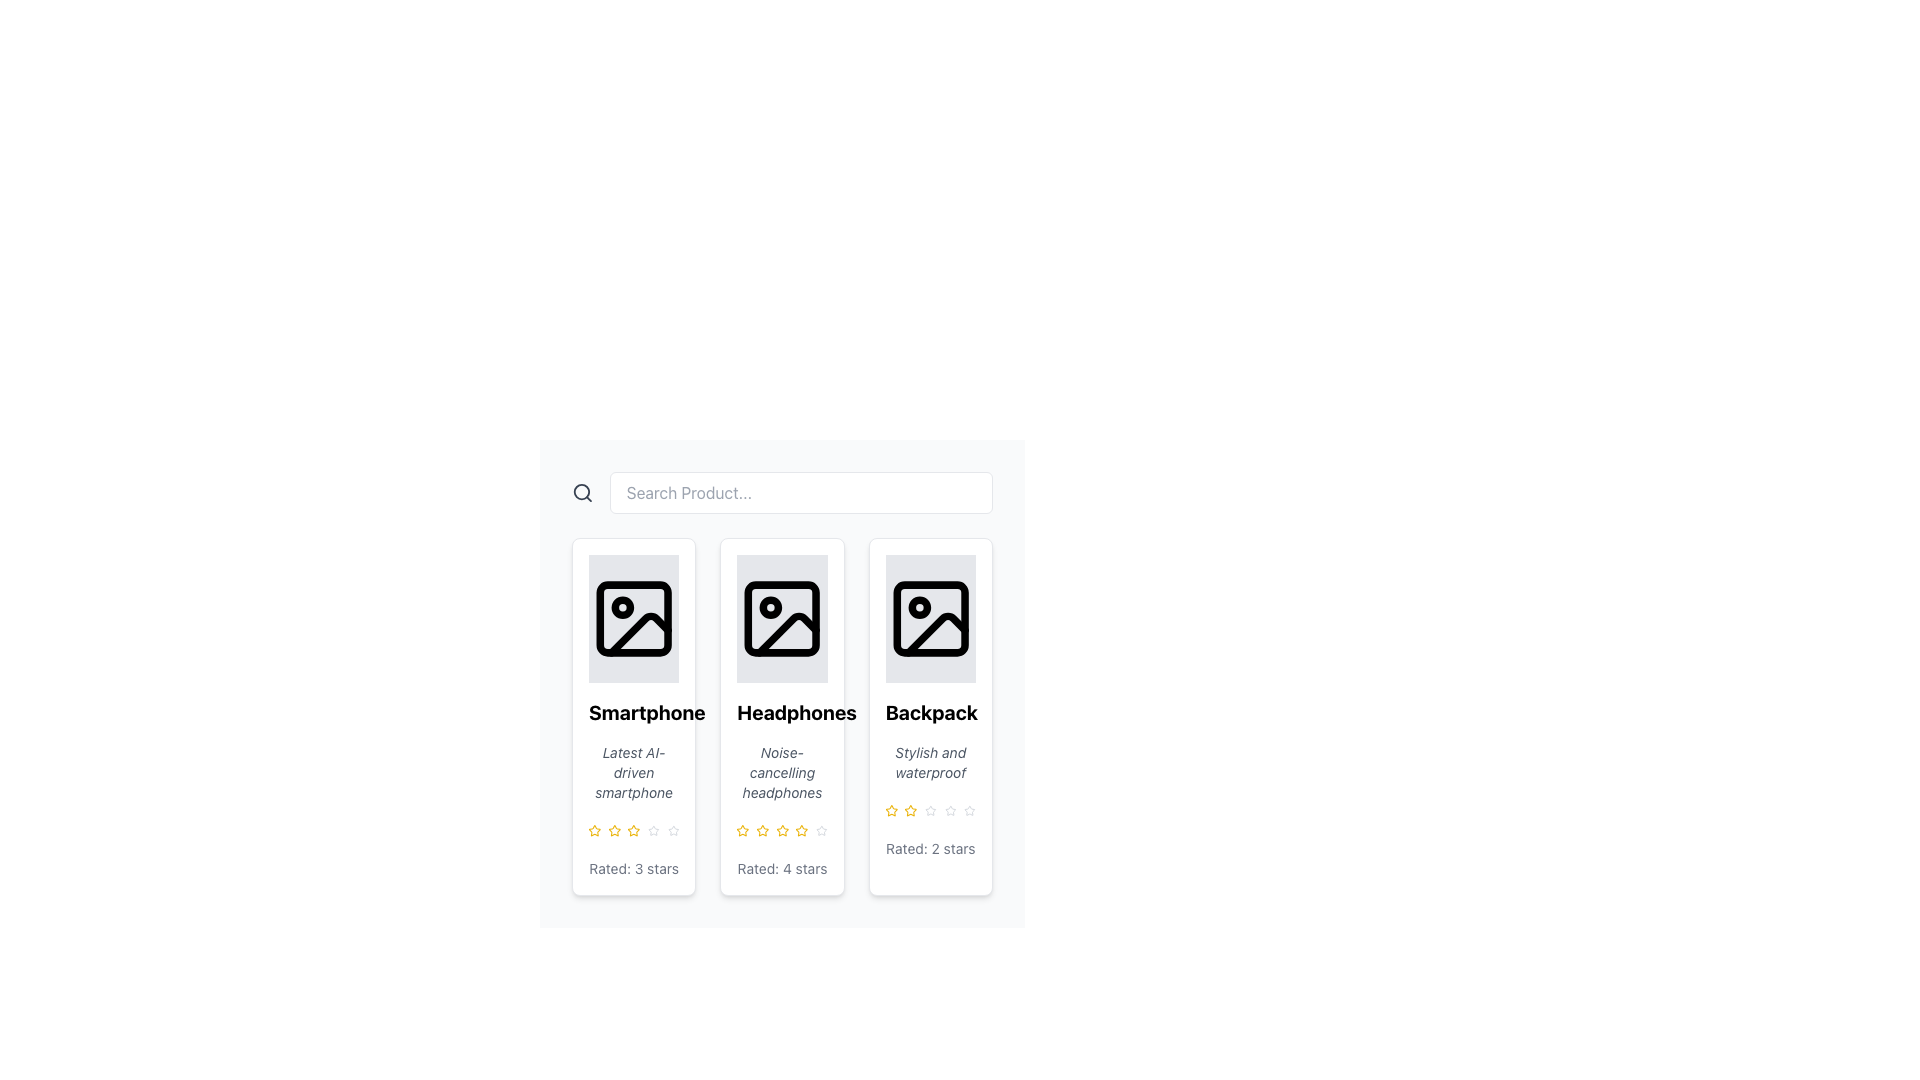 The height and width of the screenshot is (1080, 1920). What do you see at coordinates (910, 810) in the screenshot?
I see `the second yellow star-shaped rating icon in the rating section of the 'Backpack' product card to indicate a rating selection` at bounding box center [910, 810].